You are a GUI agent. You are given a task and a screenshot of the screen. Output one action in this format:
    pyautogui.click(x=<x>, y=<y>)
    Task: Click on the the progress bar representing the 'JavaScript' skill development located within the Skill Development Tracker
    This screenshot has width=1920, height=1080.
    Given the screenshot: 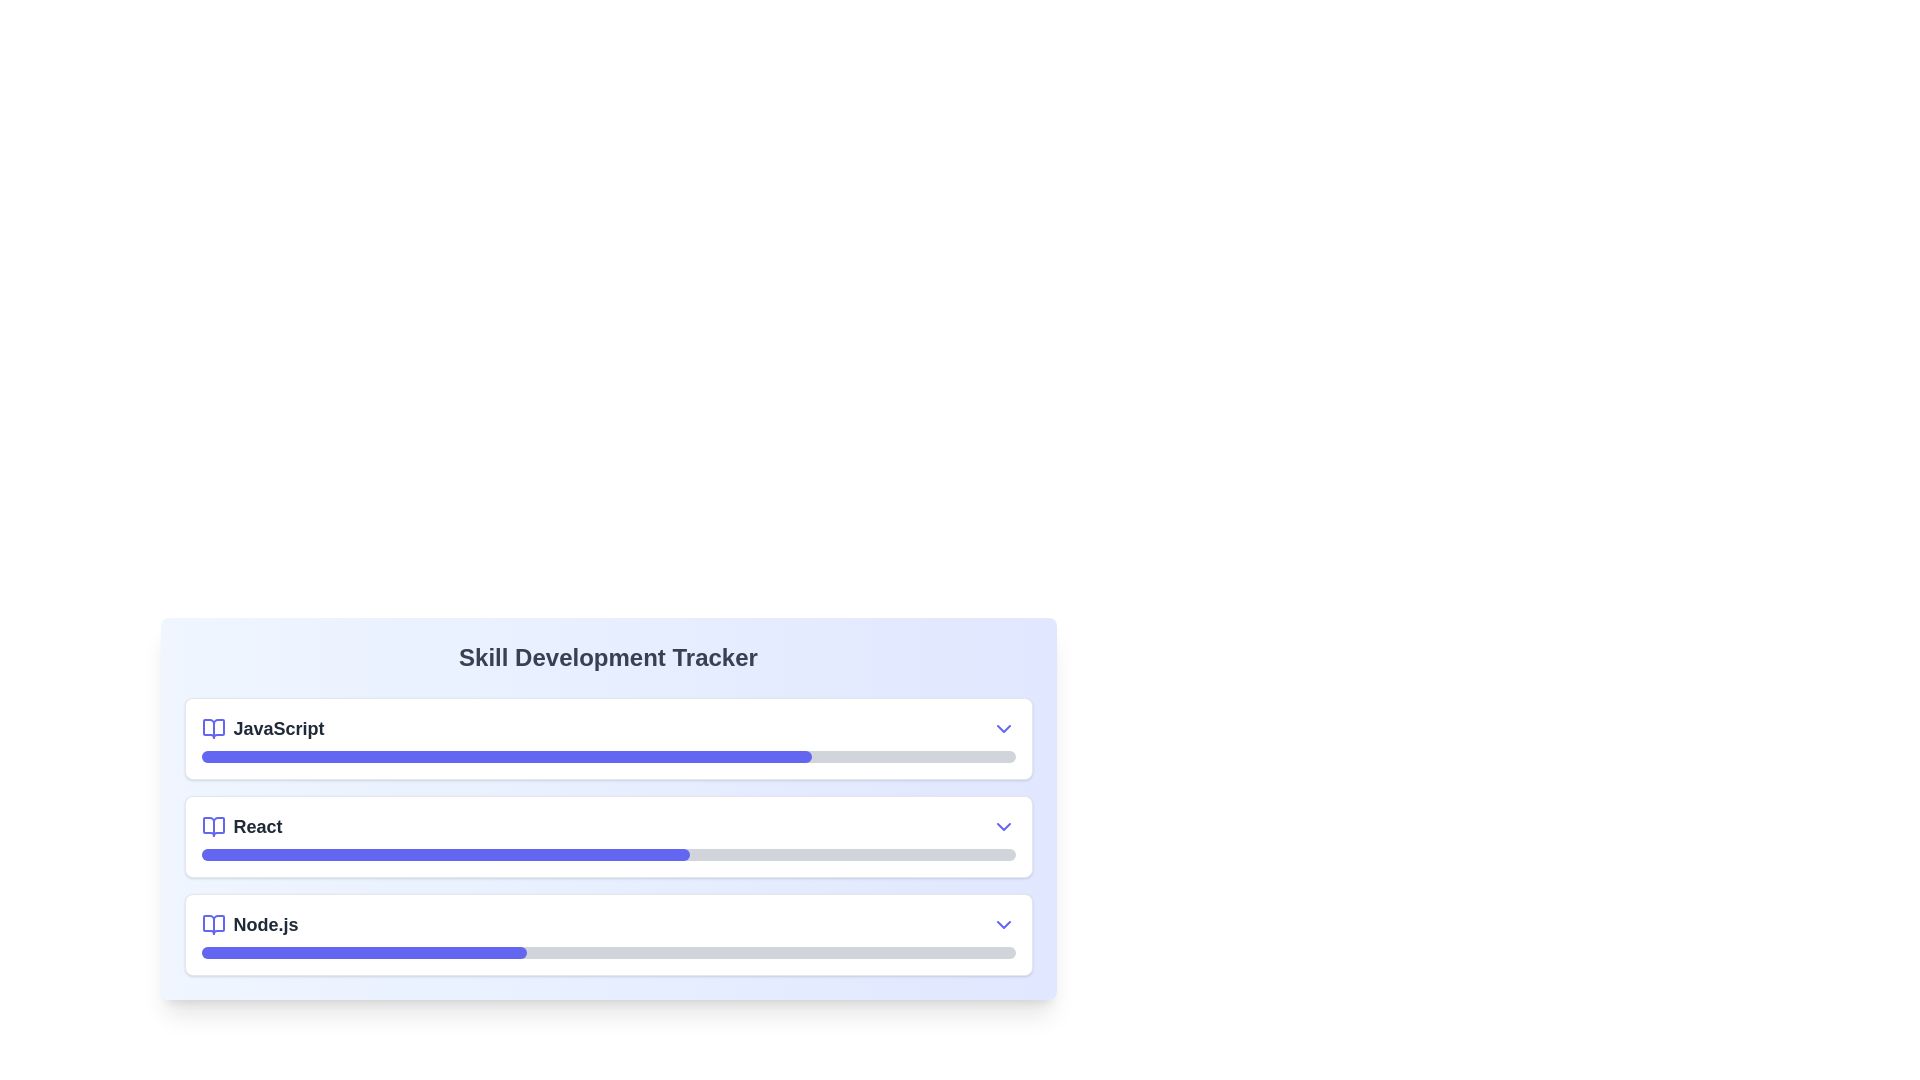 What is the action you would take?
    pyautogui.click(x=506, y=756)
    